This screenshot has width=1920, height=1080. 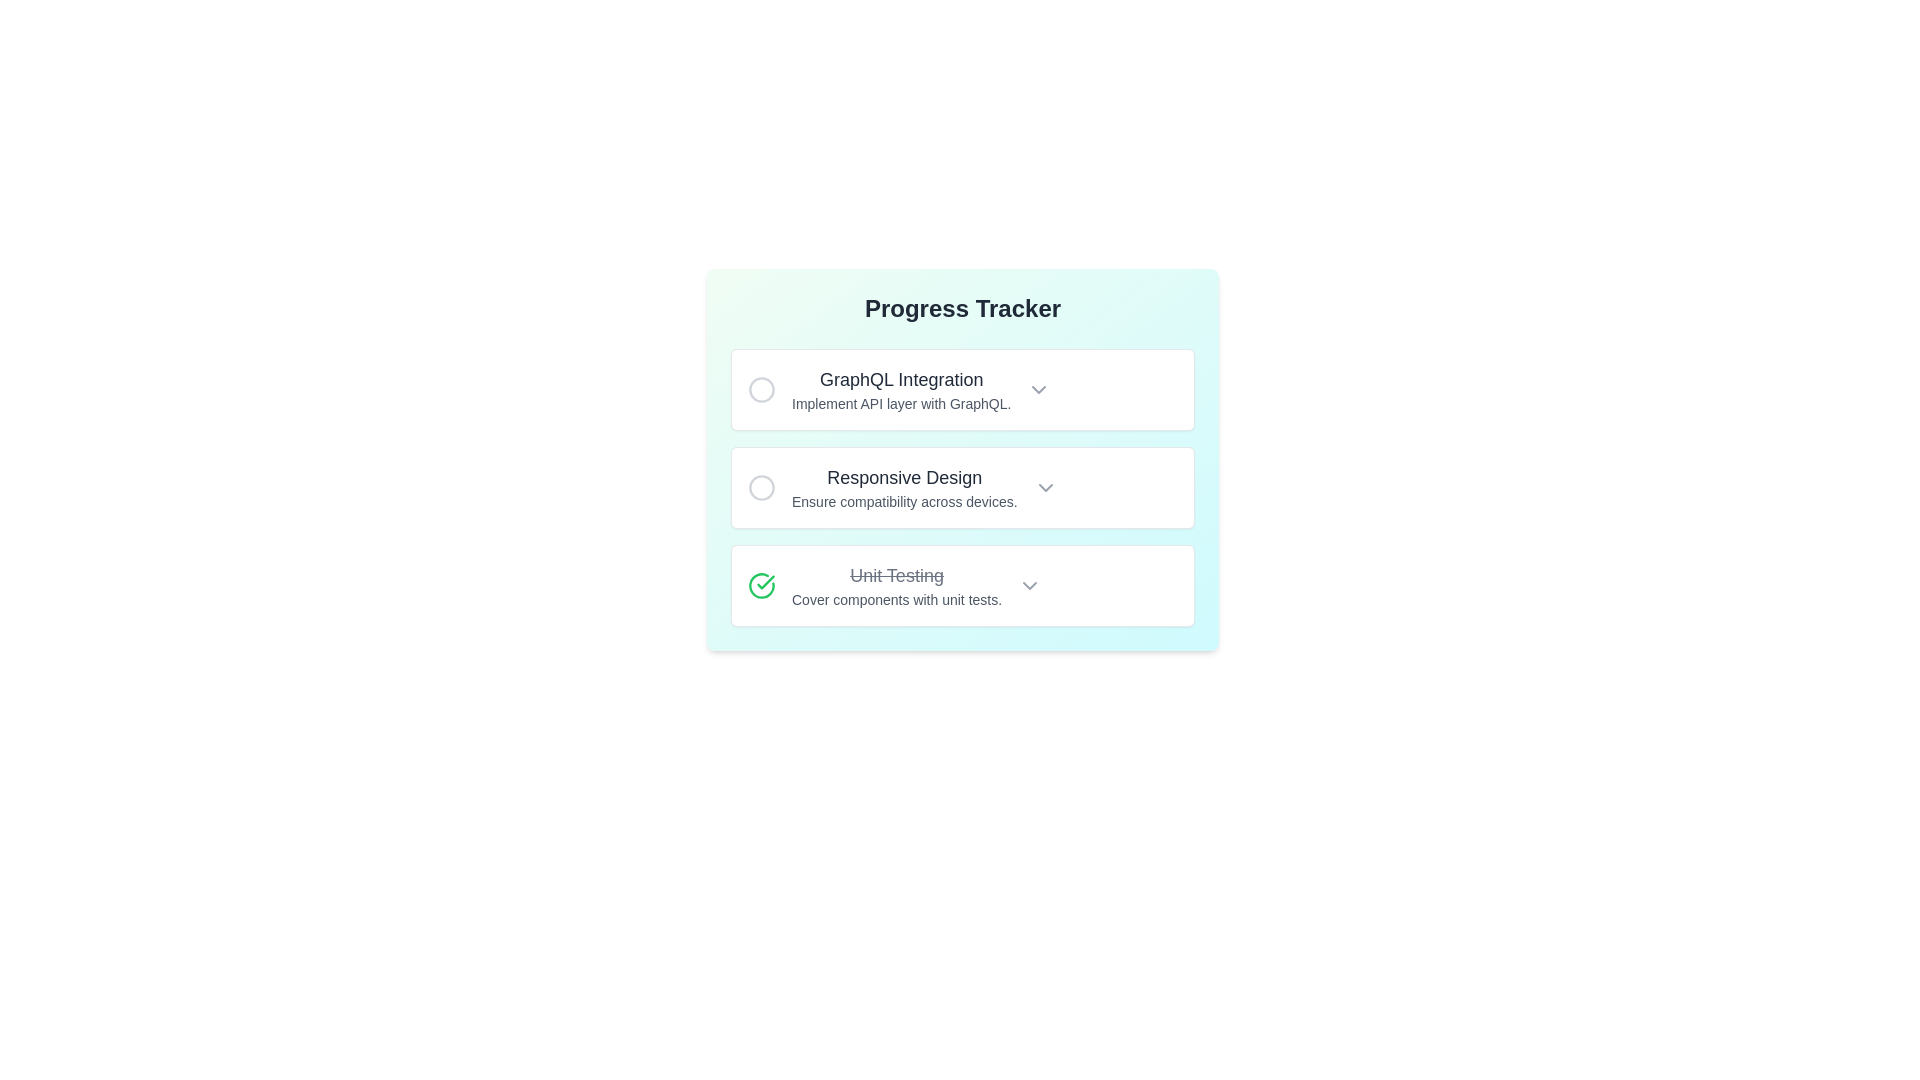 What do you see at coordinates (765, 582) in the screenshot?
I see `the green check mark icon inside the circular boundary located in the bottom-most task row labeled 'Unit Testing' in the progress tracker` at bounding box center [765, 582].